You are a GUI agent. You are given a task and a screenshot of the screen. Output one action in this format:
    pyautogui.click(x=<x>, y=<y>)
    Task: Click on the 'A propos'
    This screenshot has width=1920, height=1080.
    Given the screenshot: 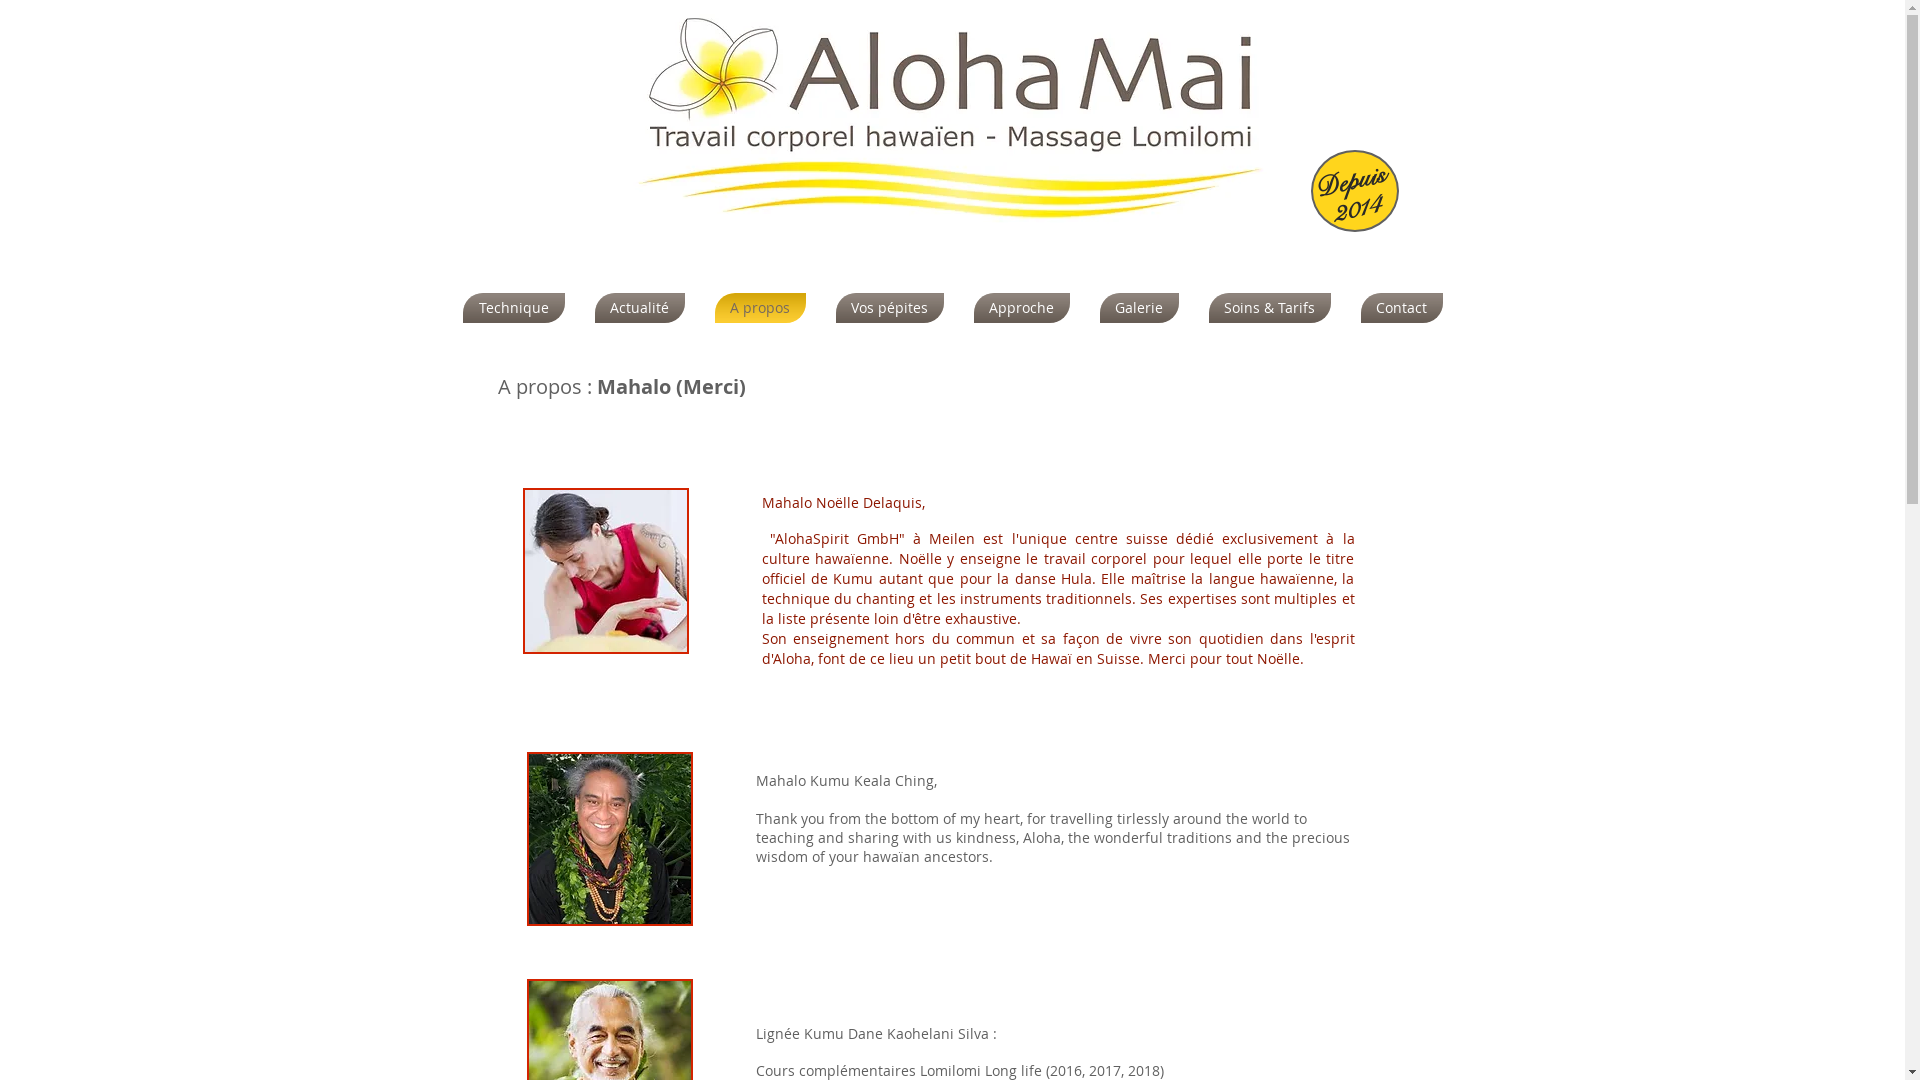 What is the action you would take?
    pyautogui.click(x=759, y=308)
    